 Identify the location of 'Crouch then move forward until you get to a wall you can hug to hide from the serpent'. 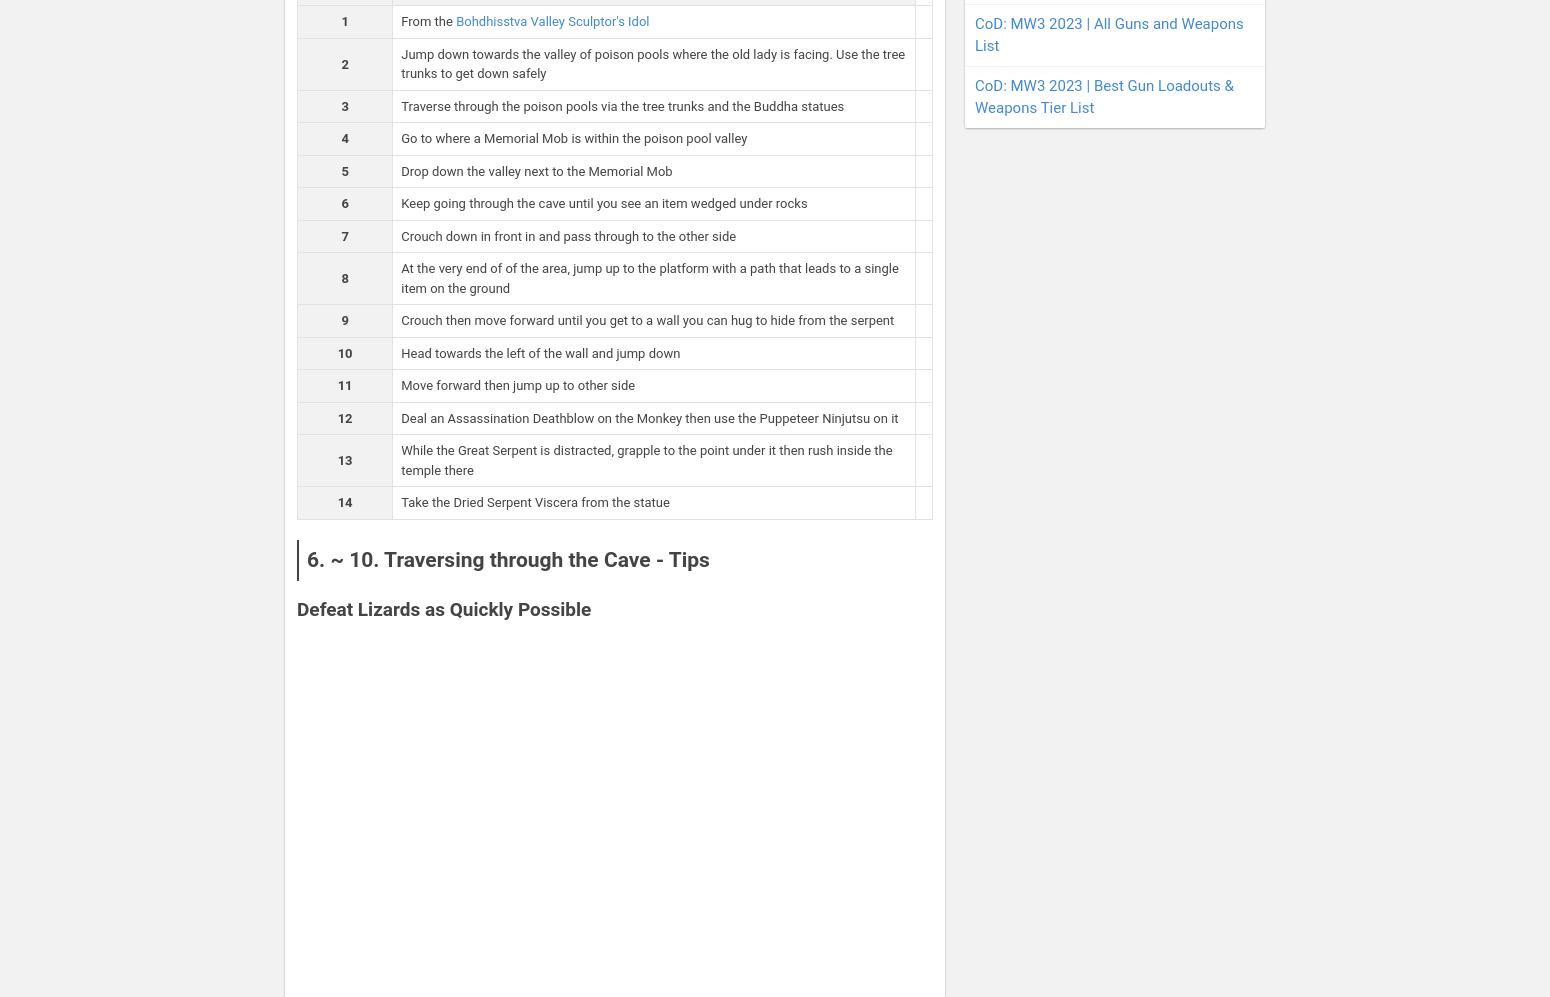
(646, 319).